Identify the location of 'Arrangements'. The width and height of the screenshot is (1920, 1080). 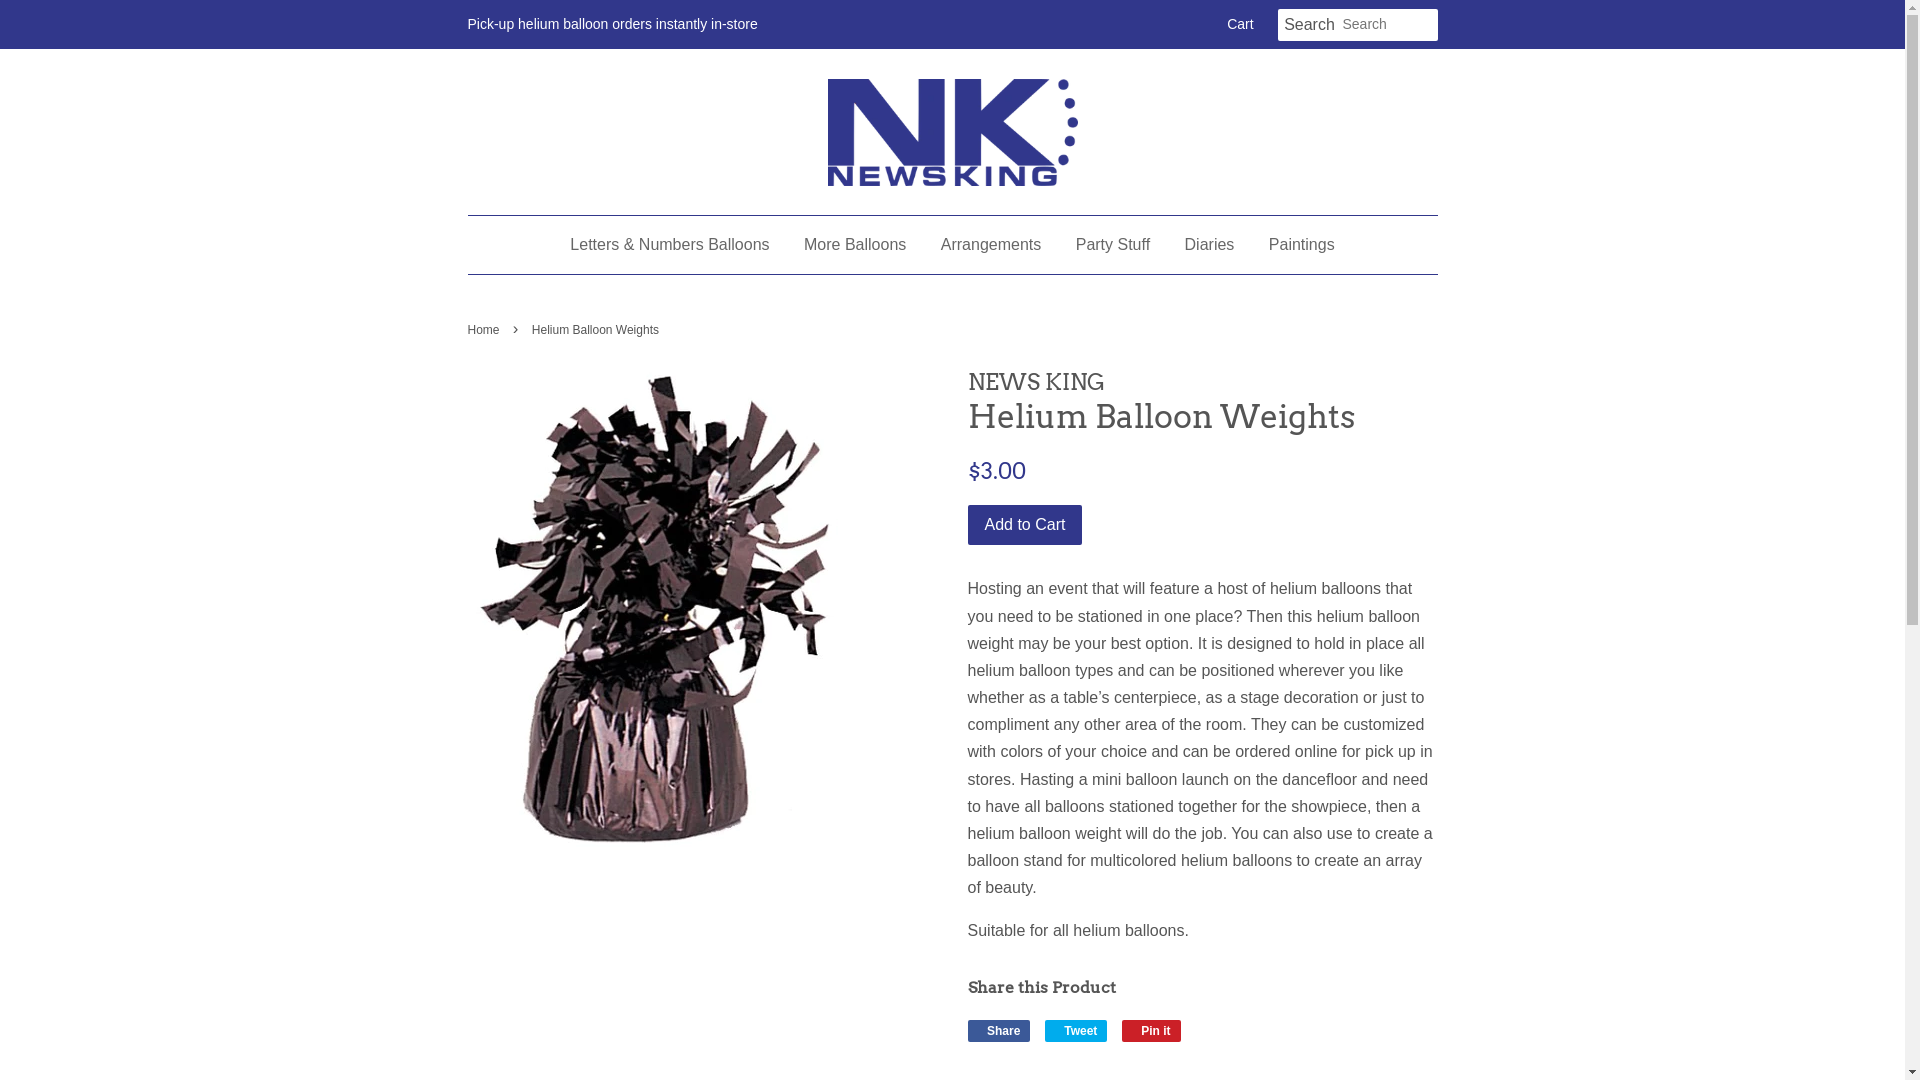
(991, 243).